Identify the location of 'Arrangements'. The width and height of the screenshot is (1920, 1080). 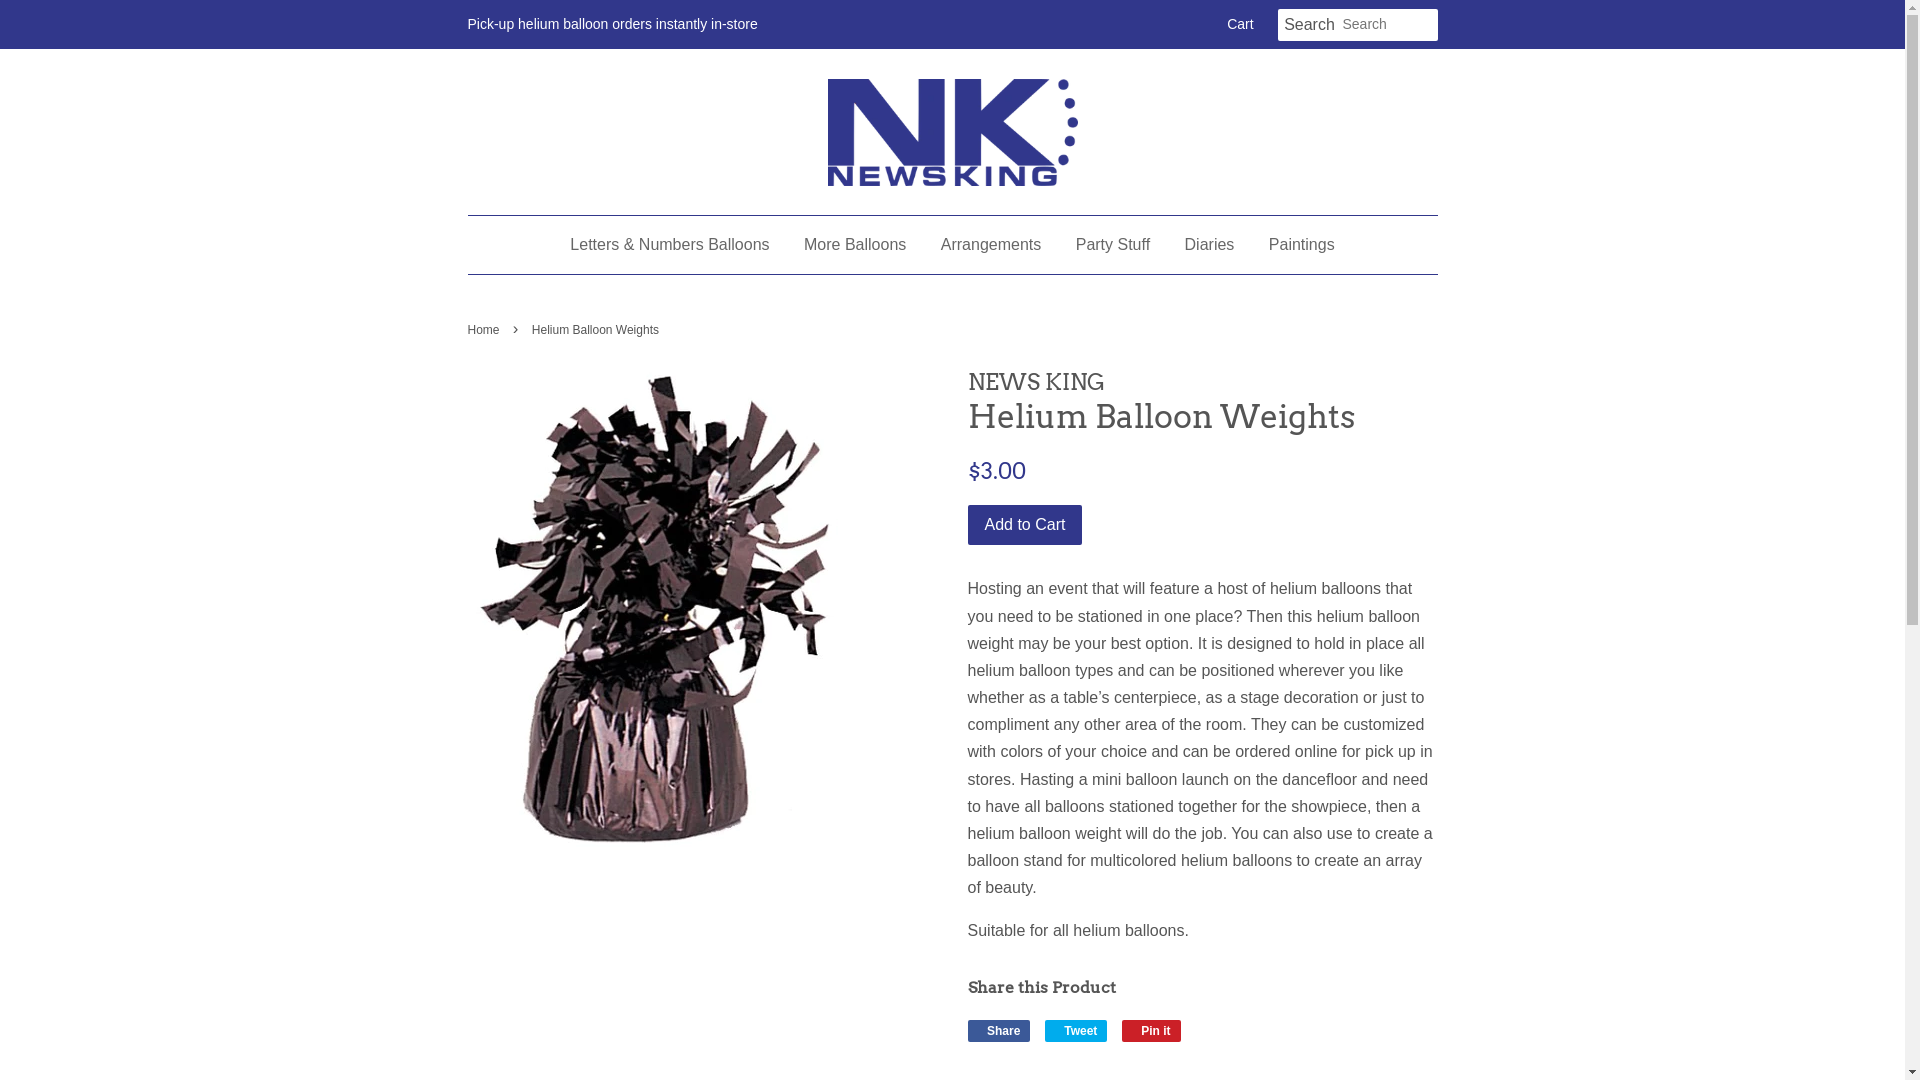
(991, 243).